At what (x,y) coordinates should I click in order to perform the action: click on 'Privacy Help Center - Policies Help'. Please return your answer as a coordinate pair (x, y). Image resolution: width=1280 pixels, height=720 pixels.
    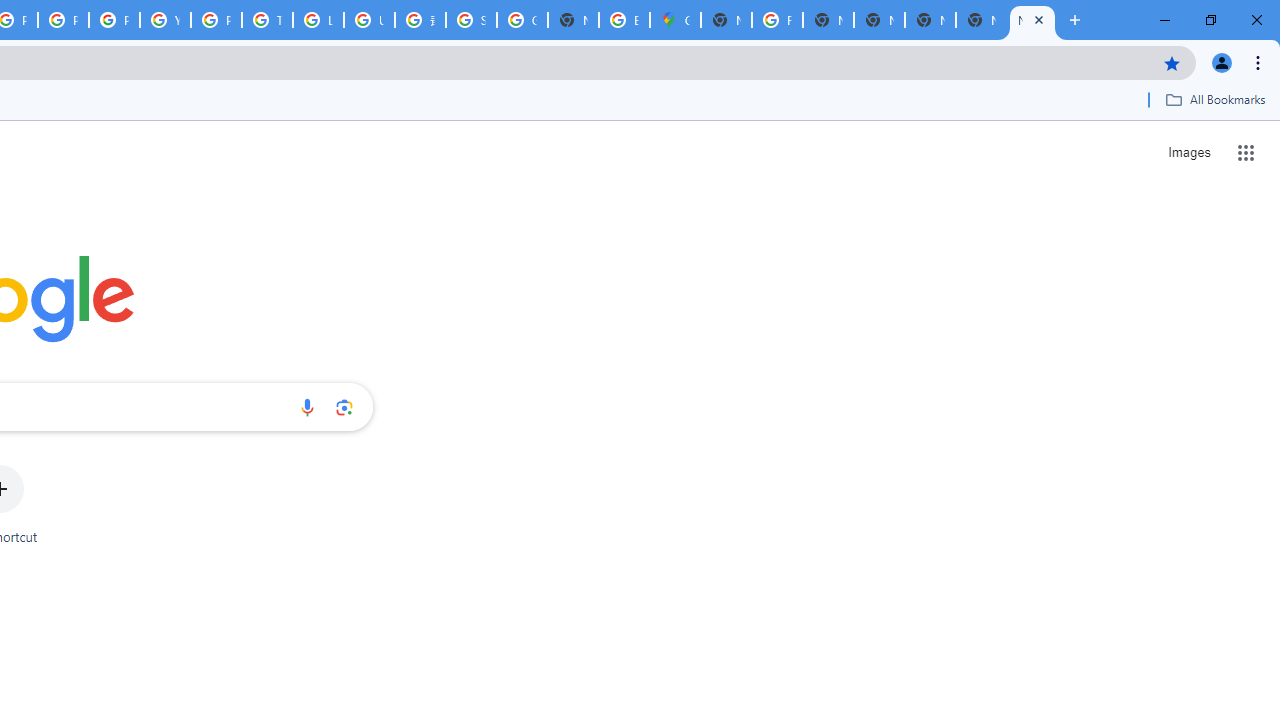
    Looking at the image, I should click on (64, 20).